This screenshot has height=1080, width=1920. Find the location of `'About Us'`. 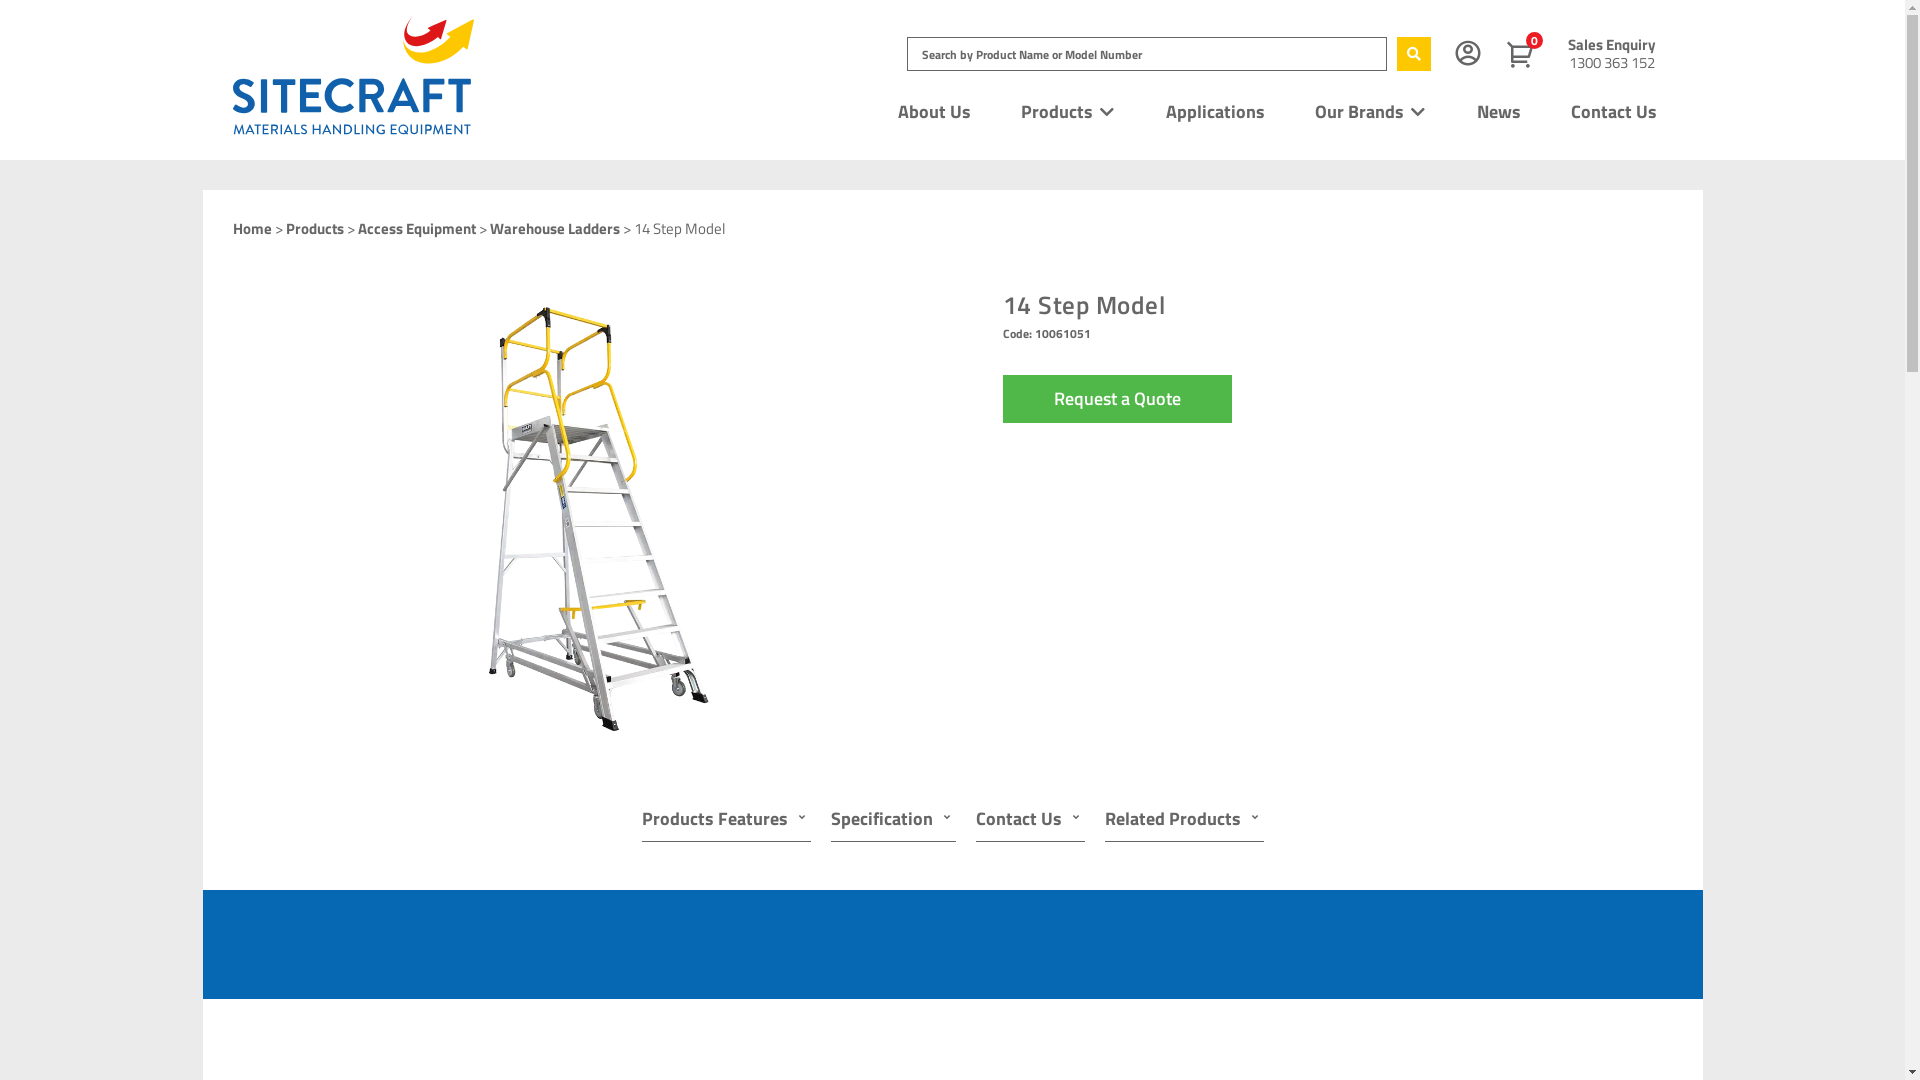

'About Us' is located at coordinates (933, 111).